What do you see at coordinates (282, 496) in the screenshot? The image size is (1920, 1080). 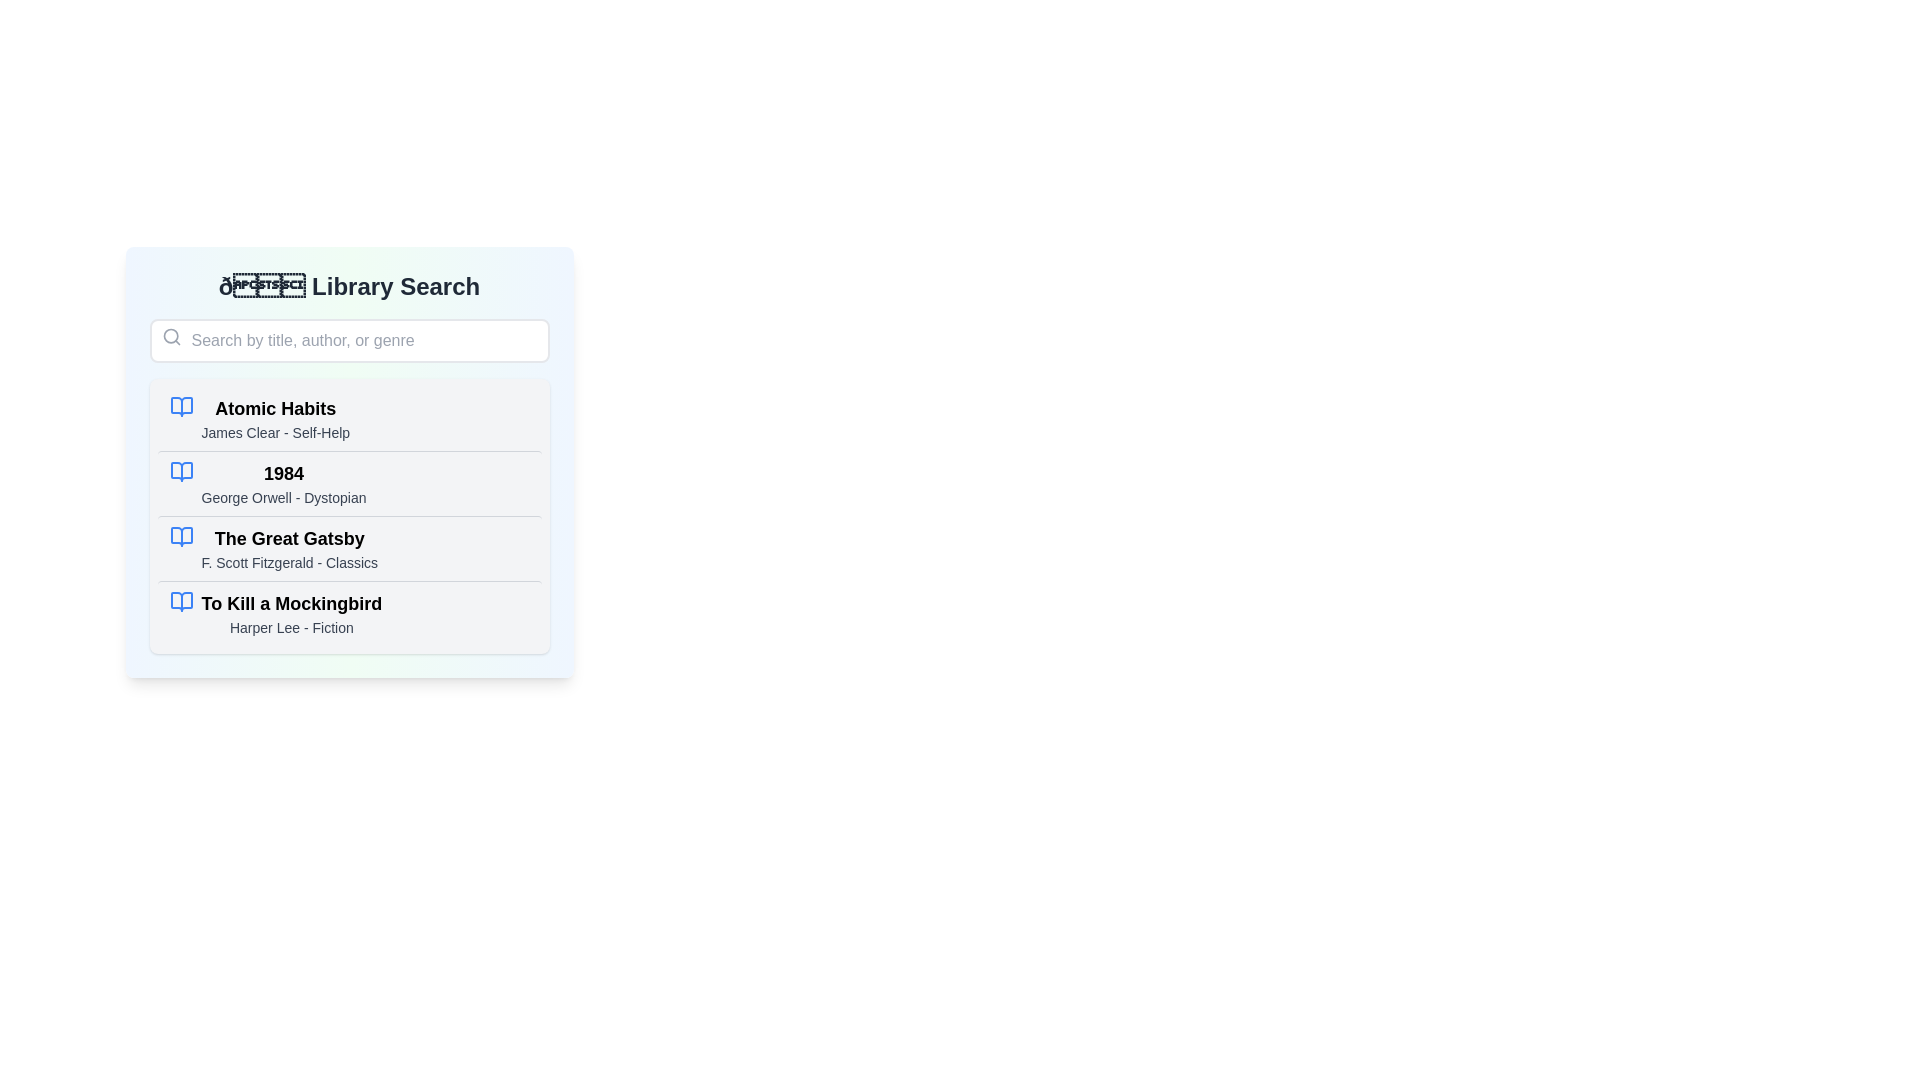 I see `text content of the text display field styled in a smaller font that reads 'George Orwell - Dystopian', located below the title '1984'` at bounding box center [282, 496].